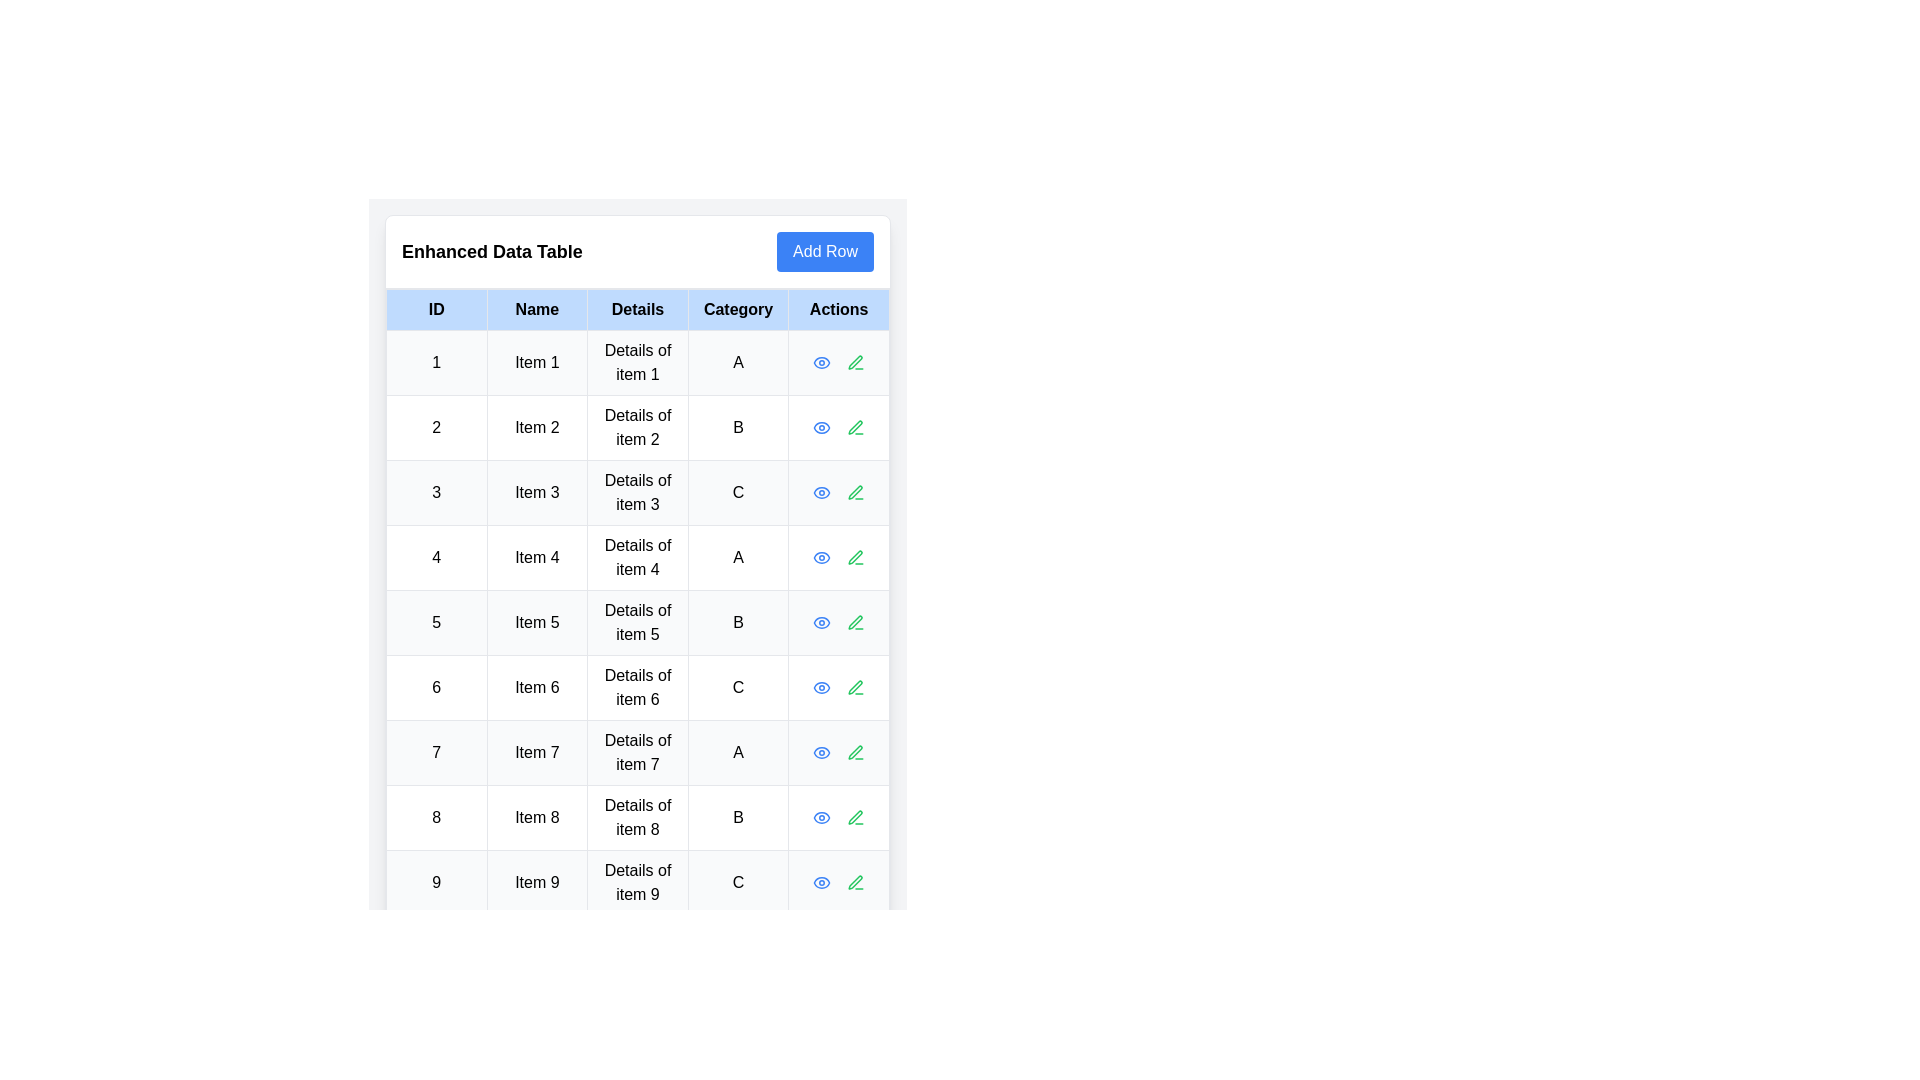 The width and height of the screenshot is (1920, 1080). I want to click on the 'Name' label, which is a rectangular header in a light blue background with bold black text, located as the second item in a series of five headers in the data table, so click(537, 309).